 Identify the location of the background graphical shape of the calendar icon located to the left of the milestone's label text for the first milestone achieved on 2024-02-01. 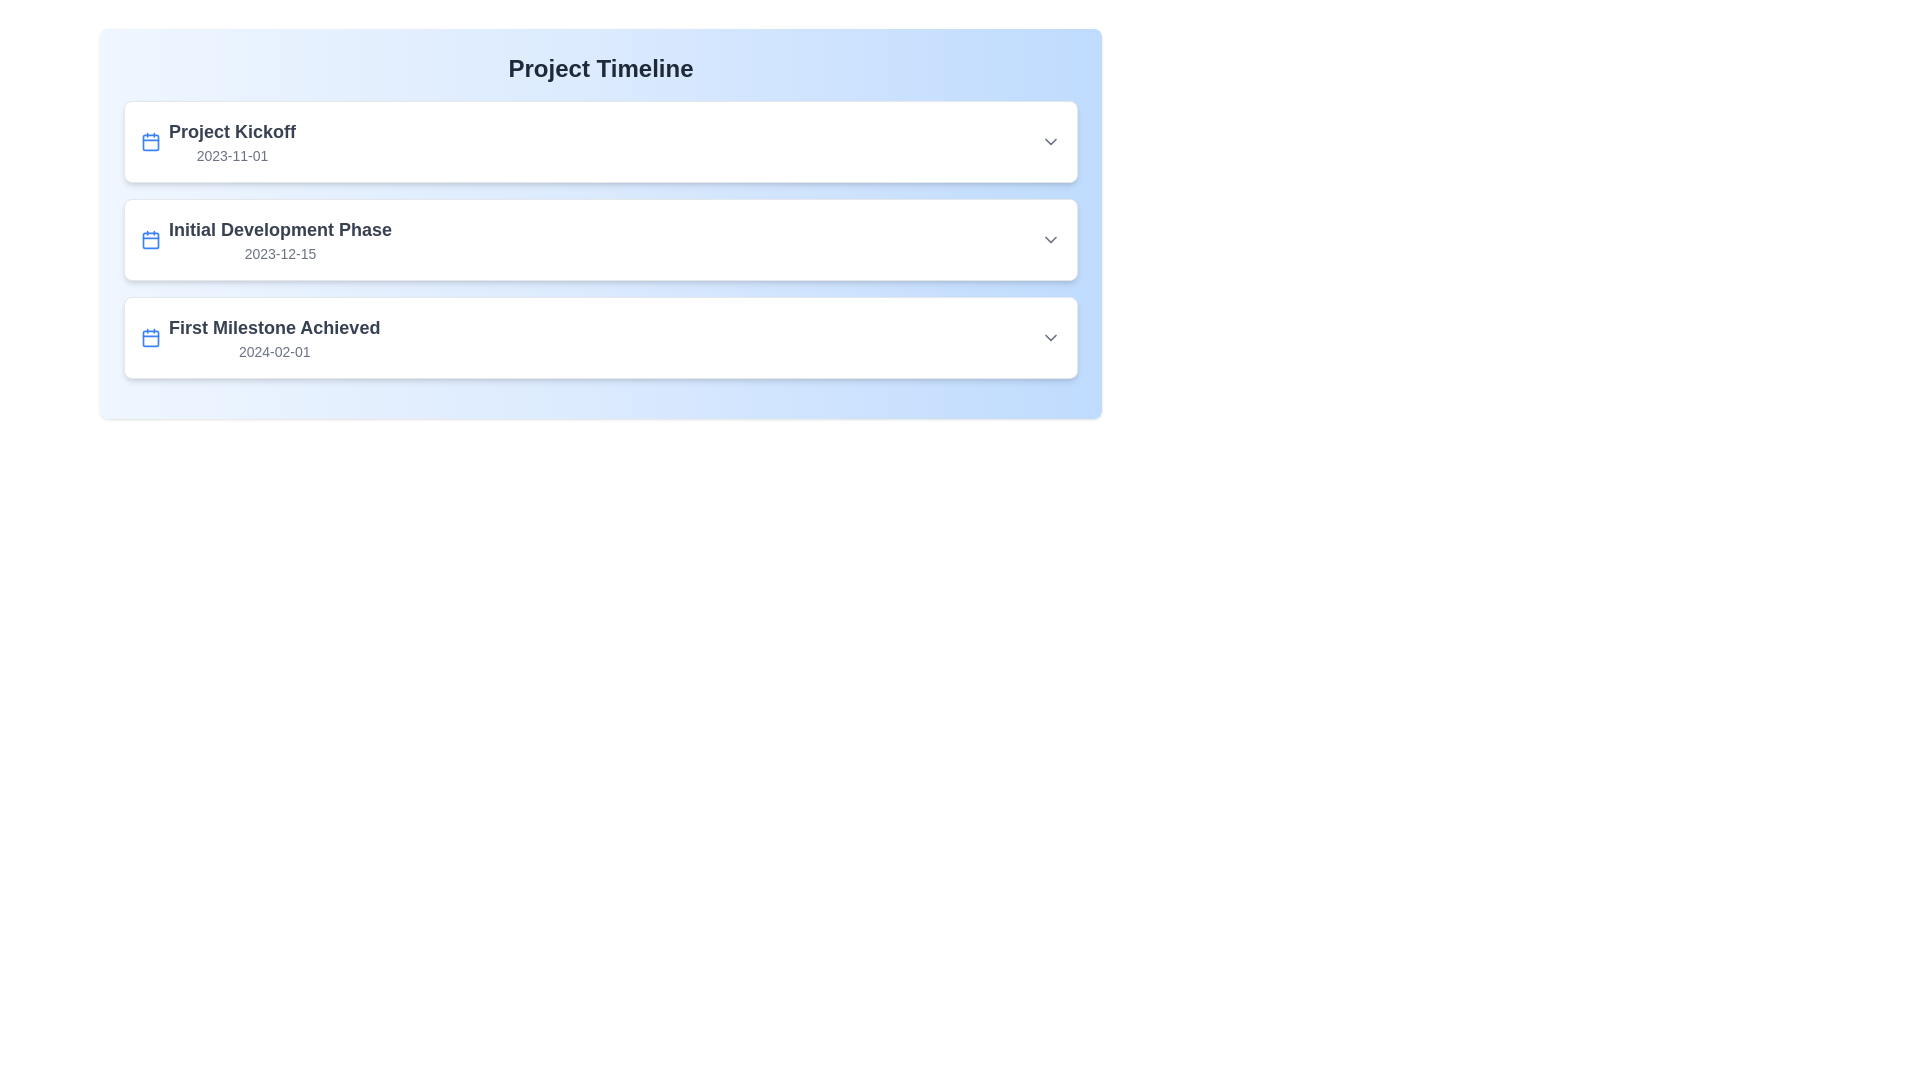
(149, 337).